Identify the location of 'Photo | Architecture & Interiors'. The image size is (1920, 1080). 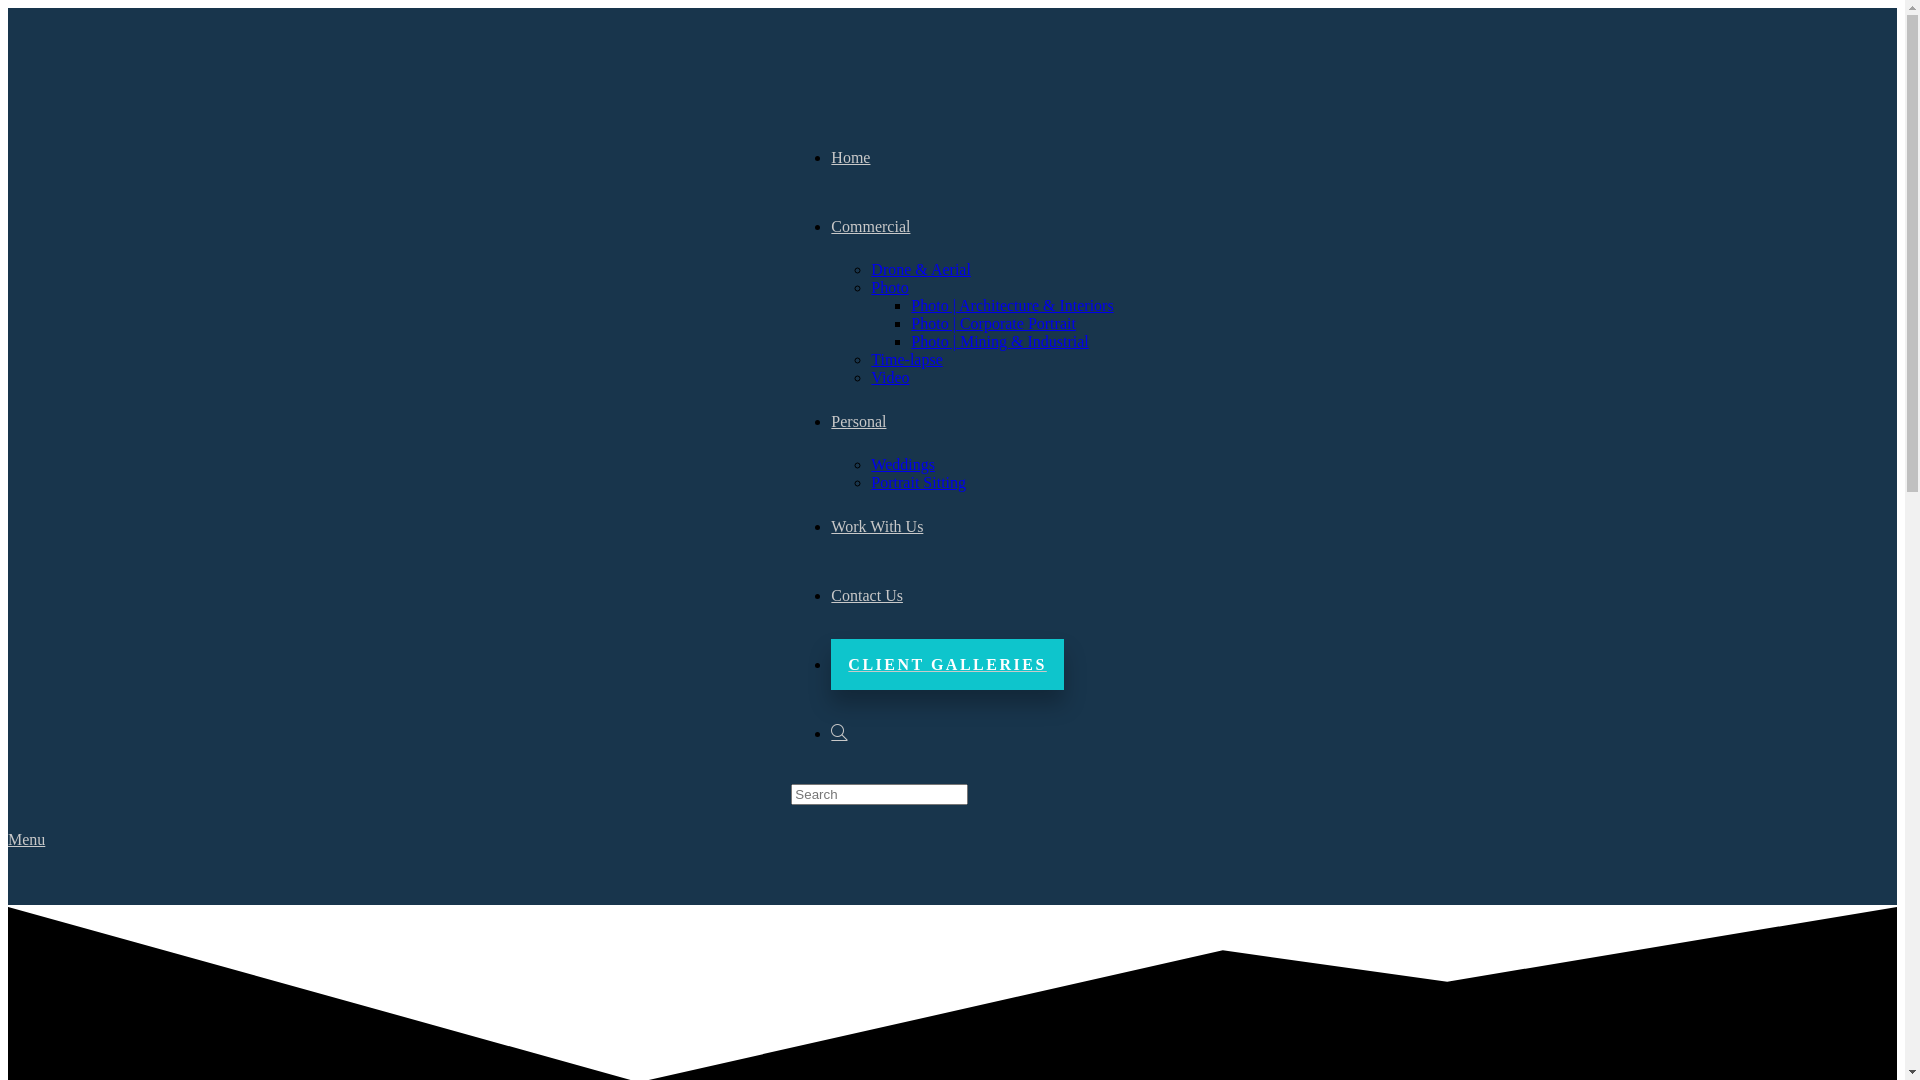
(1012, 305).